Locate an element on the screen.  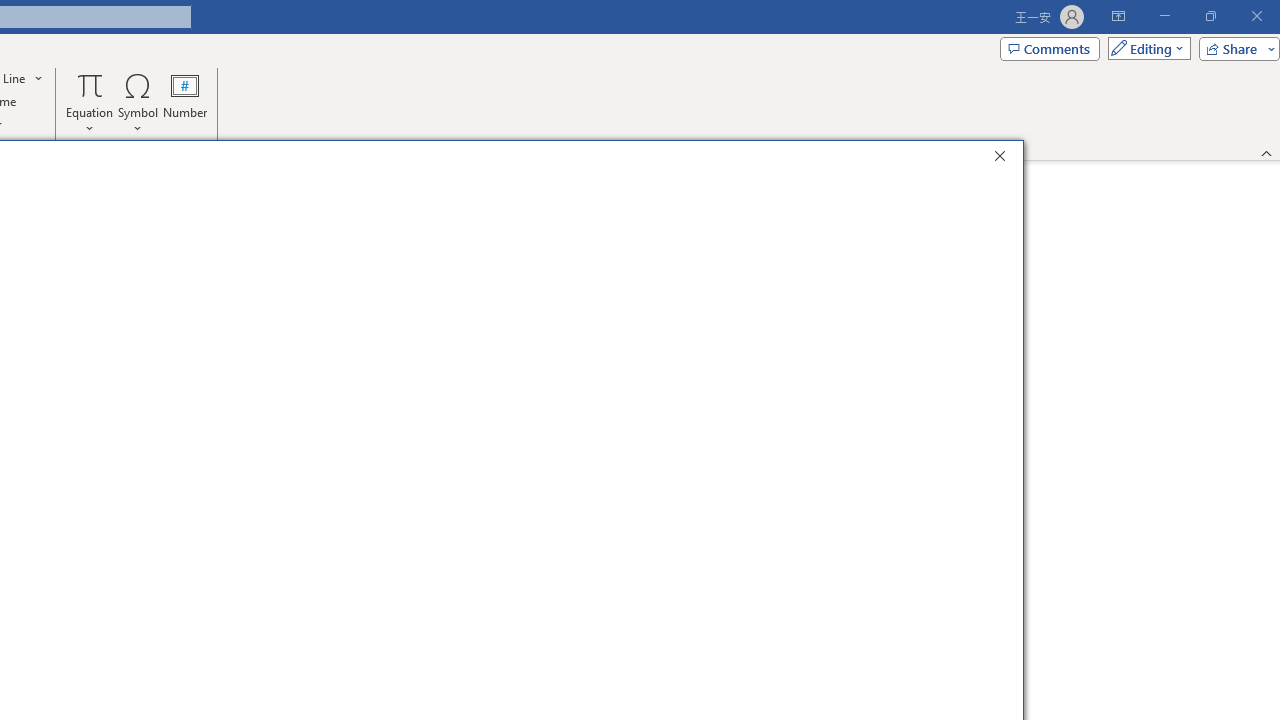
'Number...' is located at coordinates (185, 103).